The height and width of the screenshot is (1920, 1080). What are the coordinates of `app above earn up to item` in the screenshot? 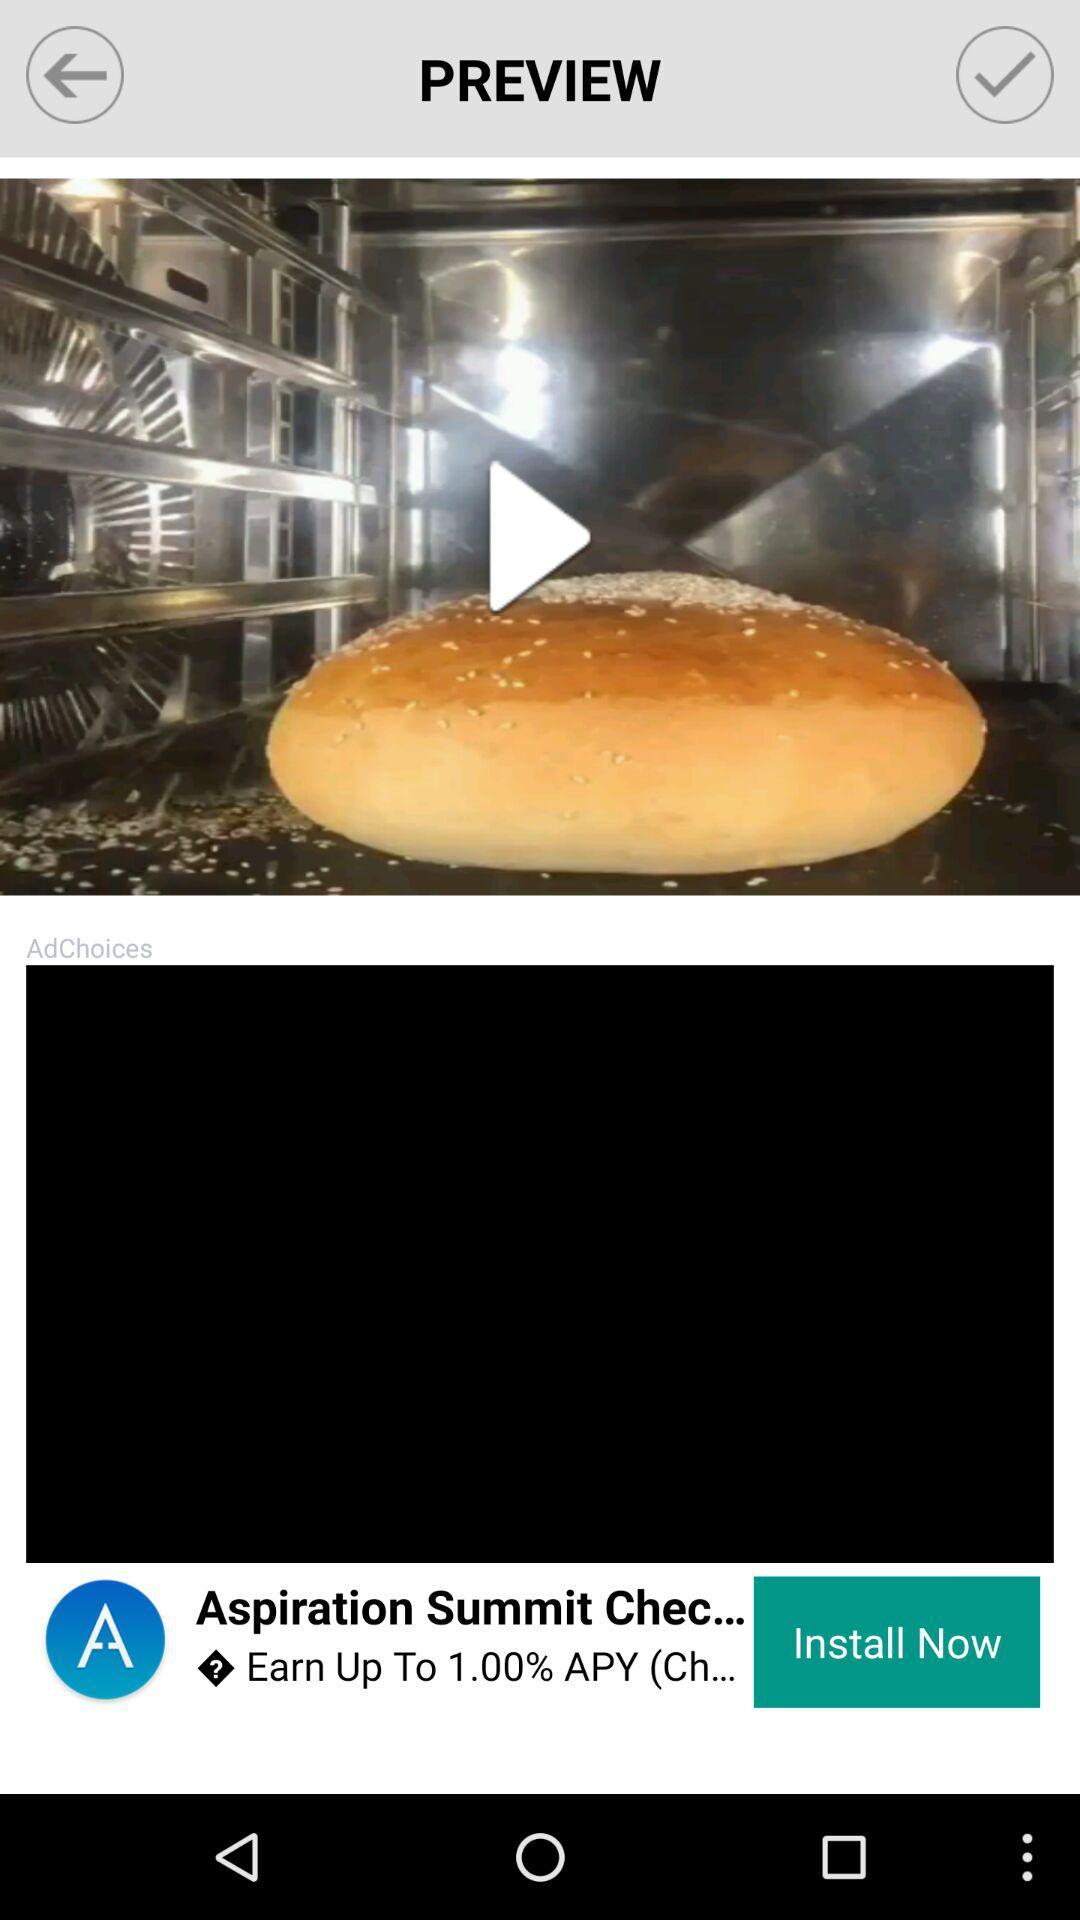 It's located at (474, 1608).